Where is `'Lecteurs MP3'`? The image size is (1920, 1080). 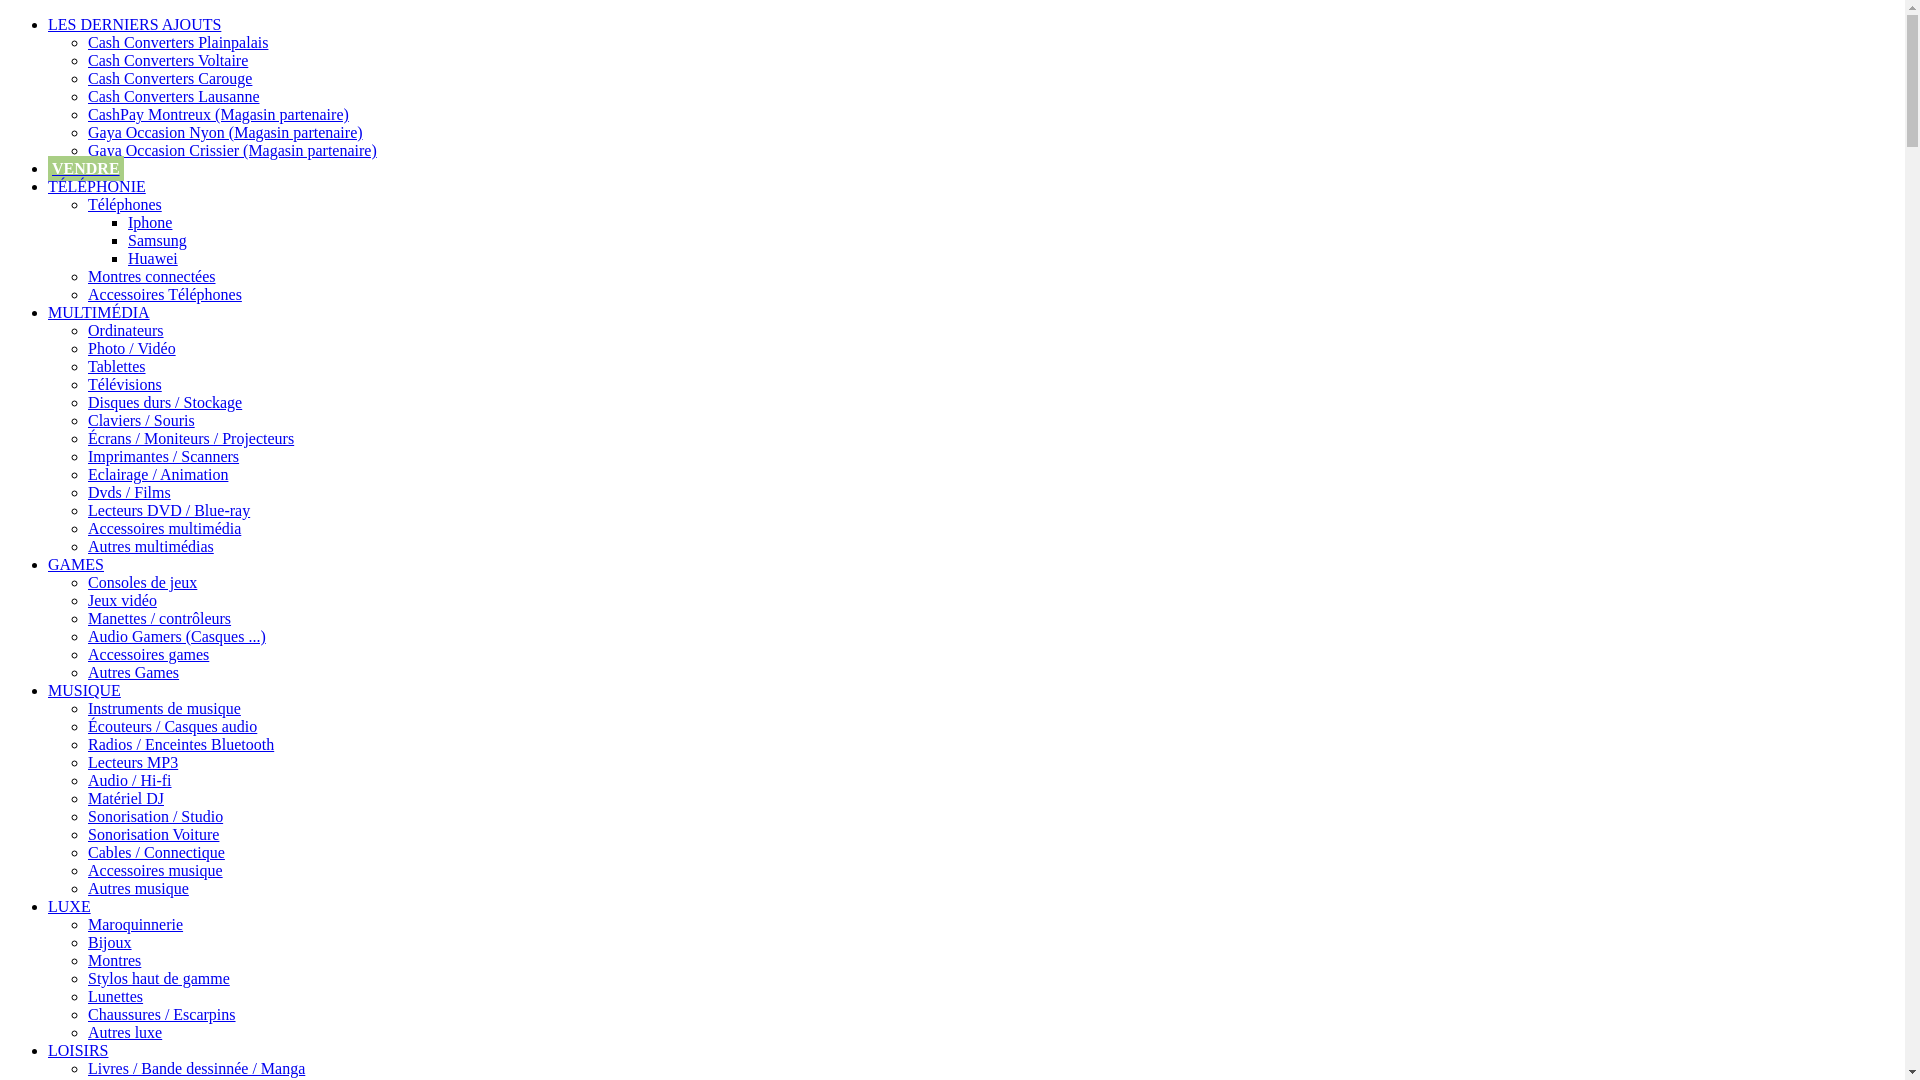 'Lecteurs MP3' is located at coordinates (132, 762).